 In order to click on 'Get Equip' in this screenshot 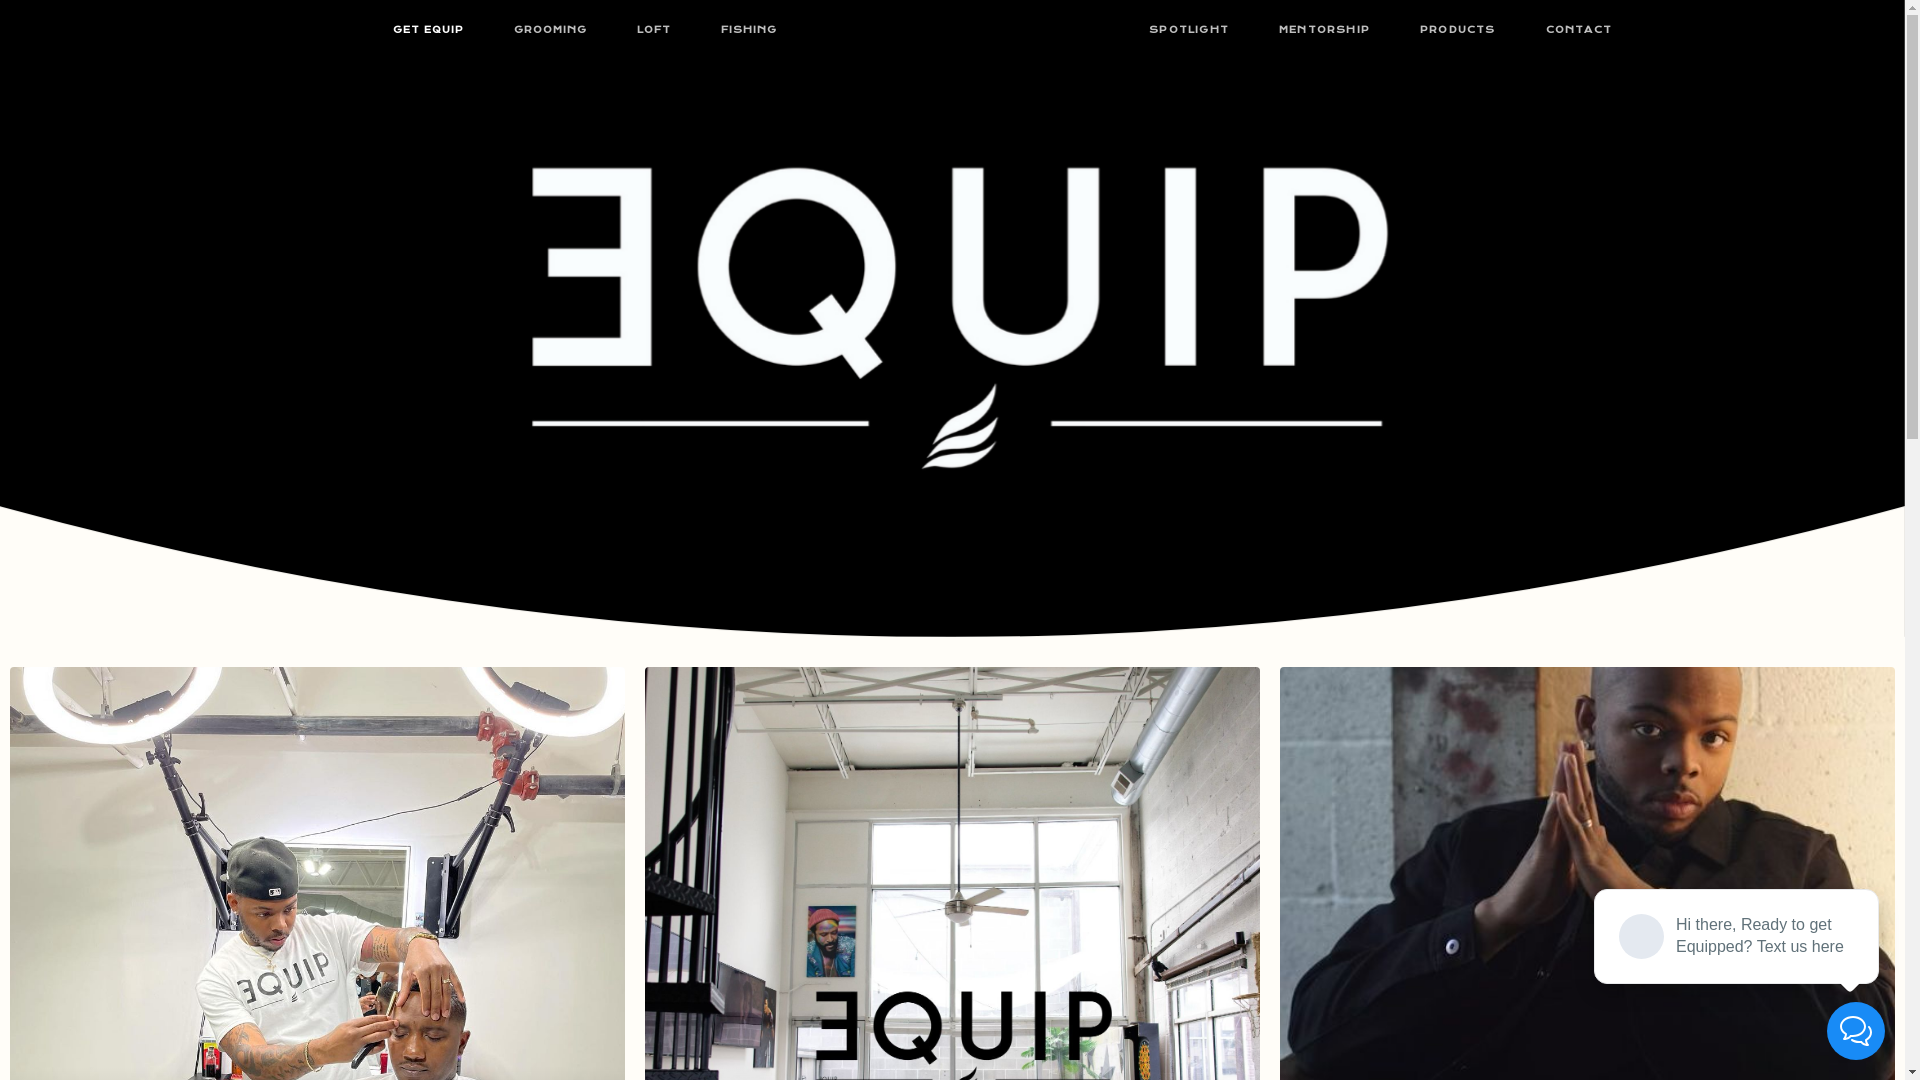, I will do `click(638, 663)`.